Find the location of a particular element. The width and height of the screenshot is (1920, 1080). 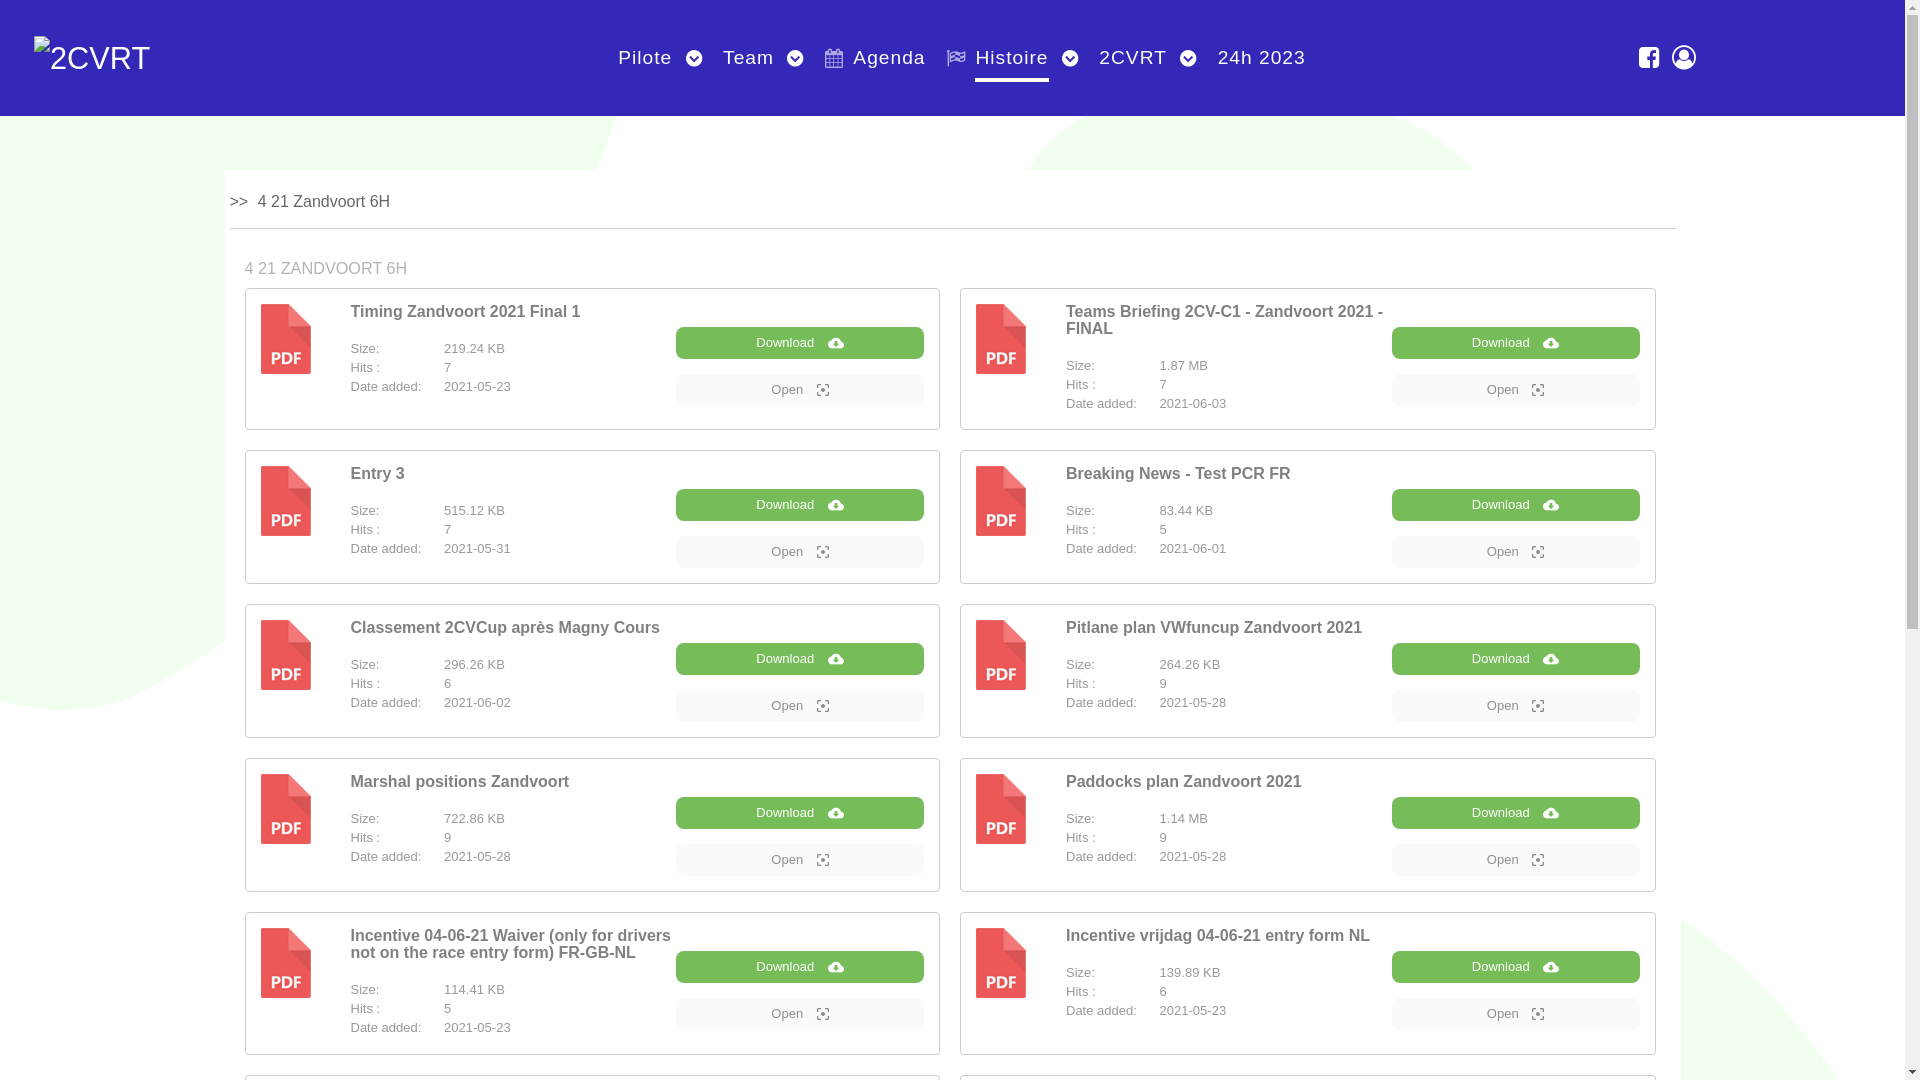

'Marshal positions Zandvoort' is located at coordinates (458, 780).